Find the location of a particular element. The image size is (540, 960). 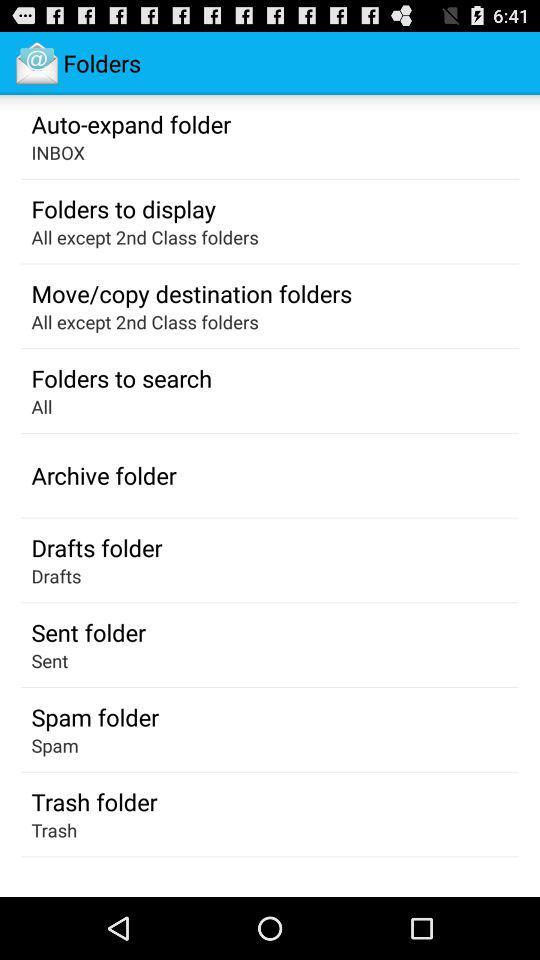

icon above the trash app is located at coordinates (93, 801).